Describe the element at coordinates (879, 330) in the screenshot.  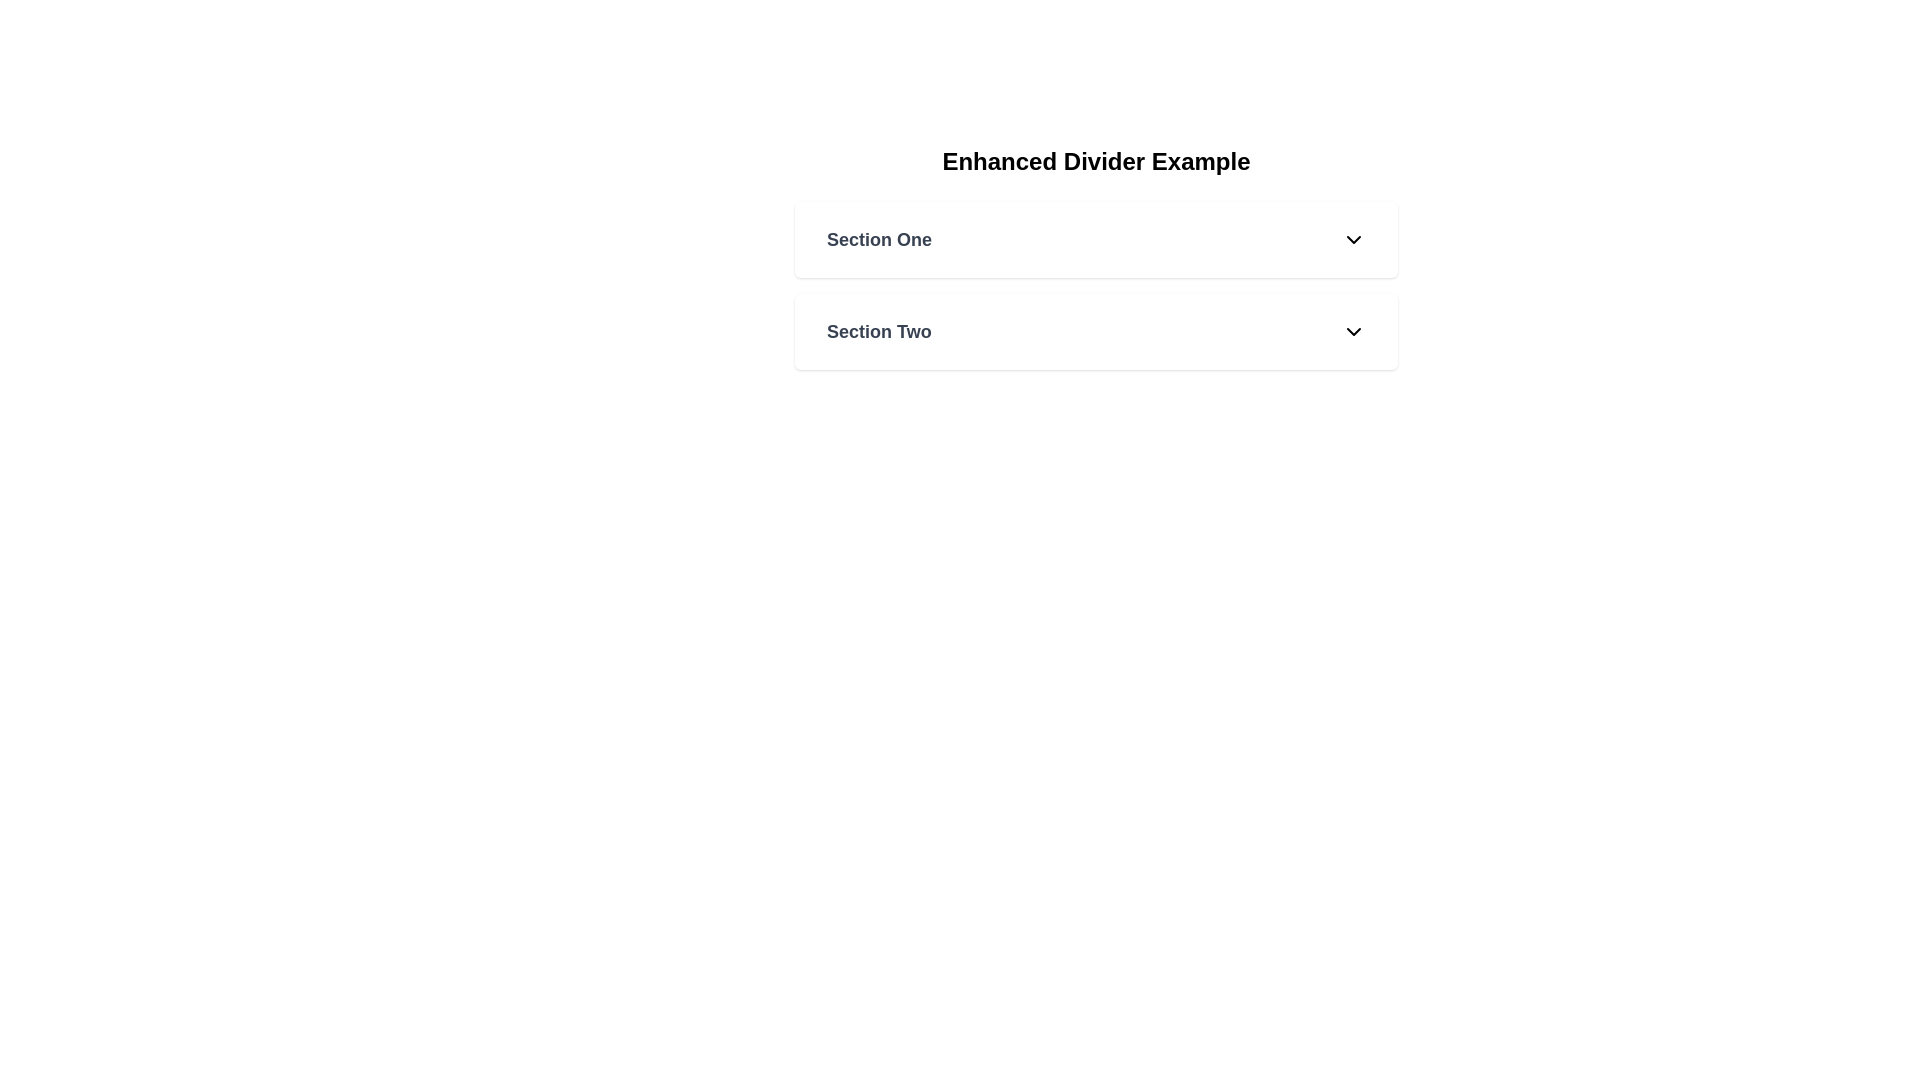
I see `text label displaying 'Section Two', which is styled in a larger font size and bold weight, located to the left of a chevron-down icon in the second navigation item` at that location.